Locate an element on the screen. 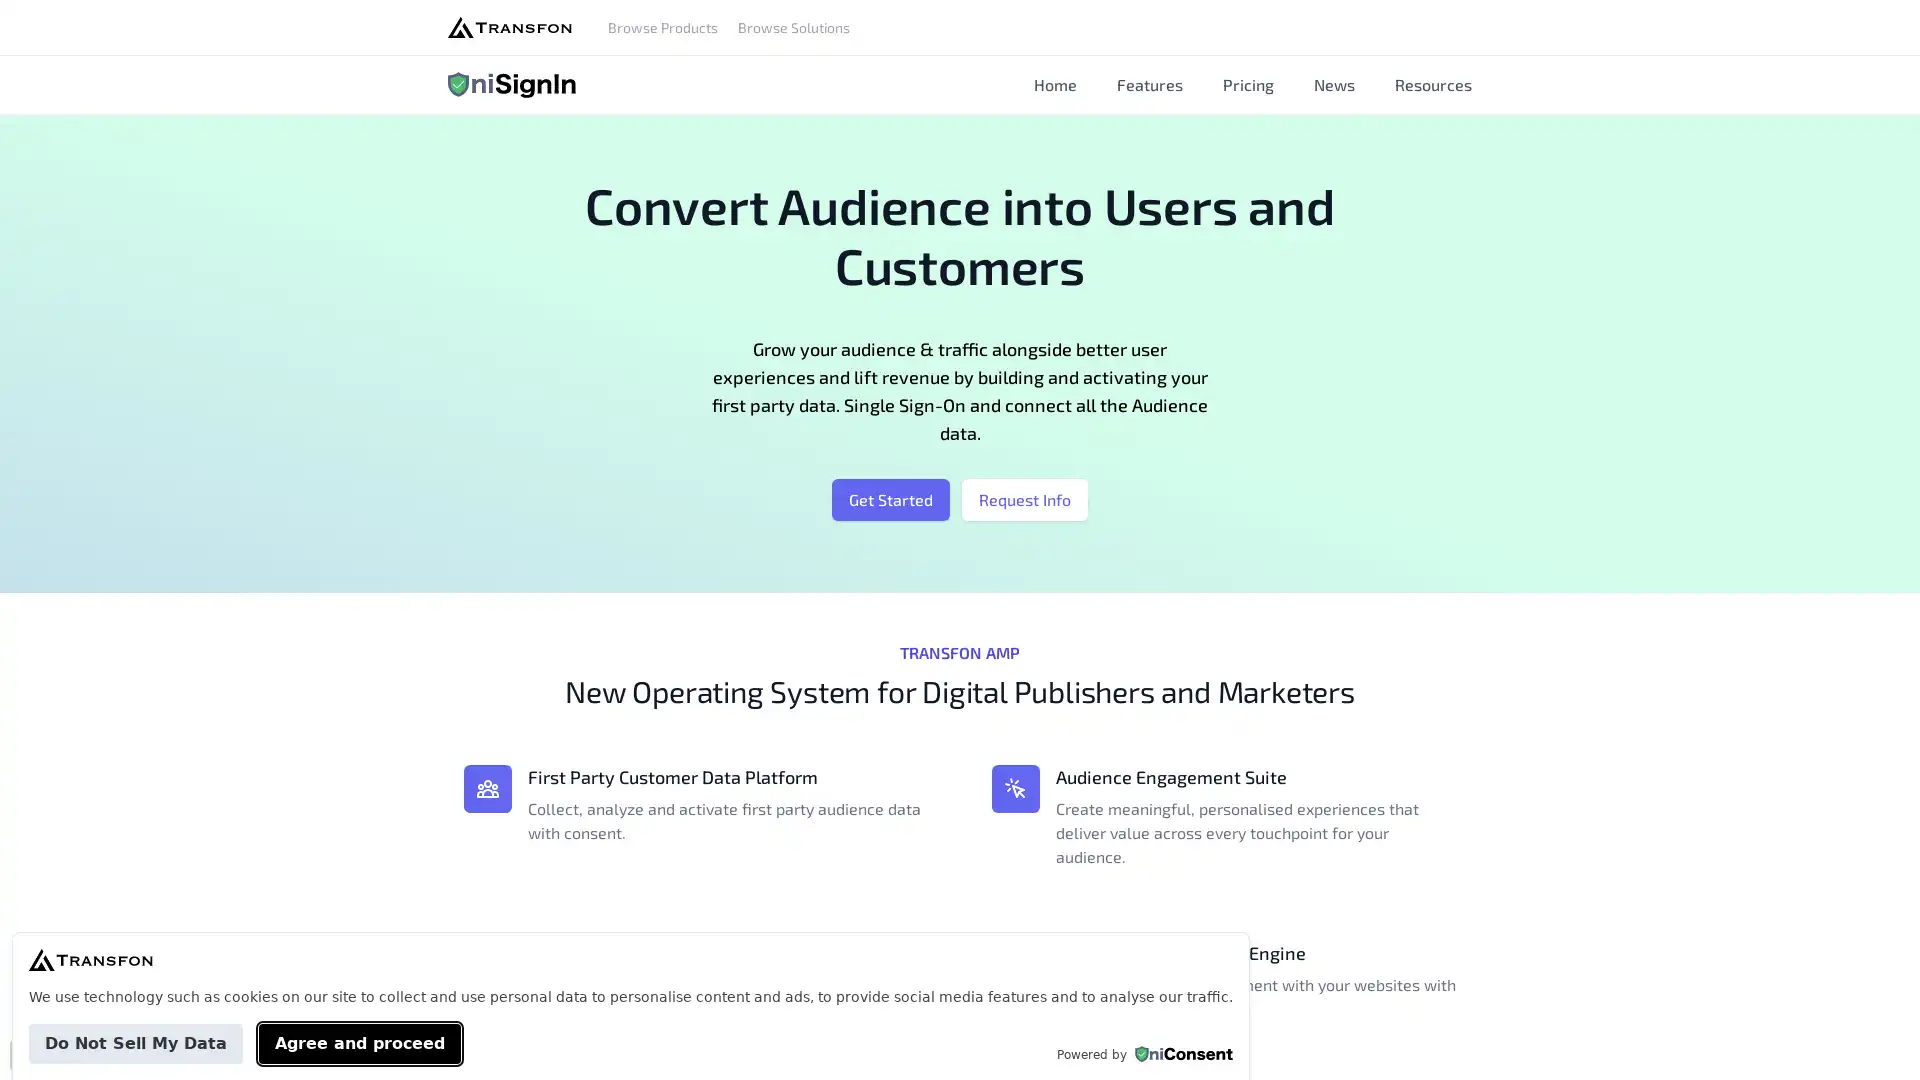 Image resolution: width=1920 pixels, height=1080 pixels. Do Not Sell My Data is located at coordinates (134, 1043).